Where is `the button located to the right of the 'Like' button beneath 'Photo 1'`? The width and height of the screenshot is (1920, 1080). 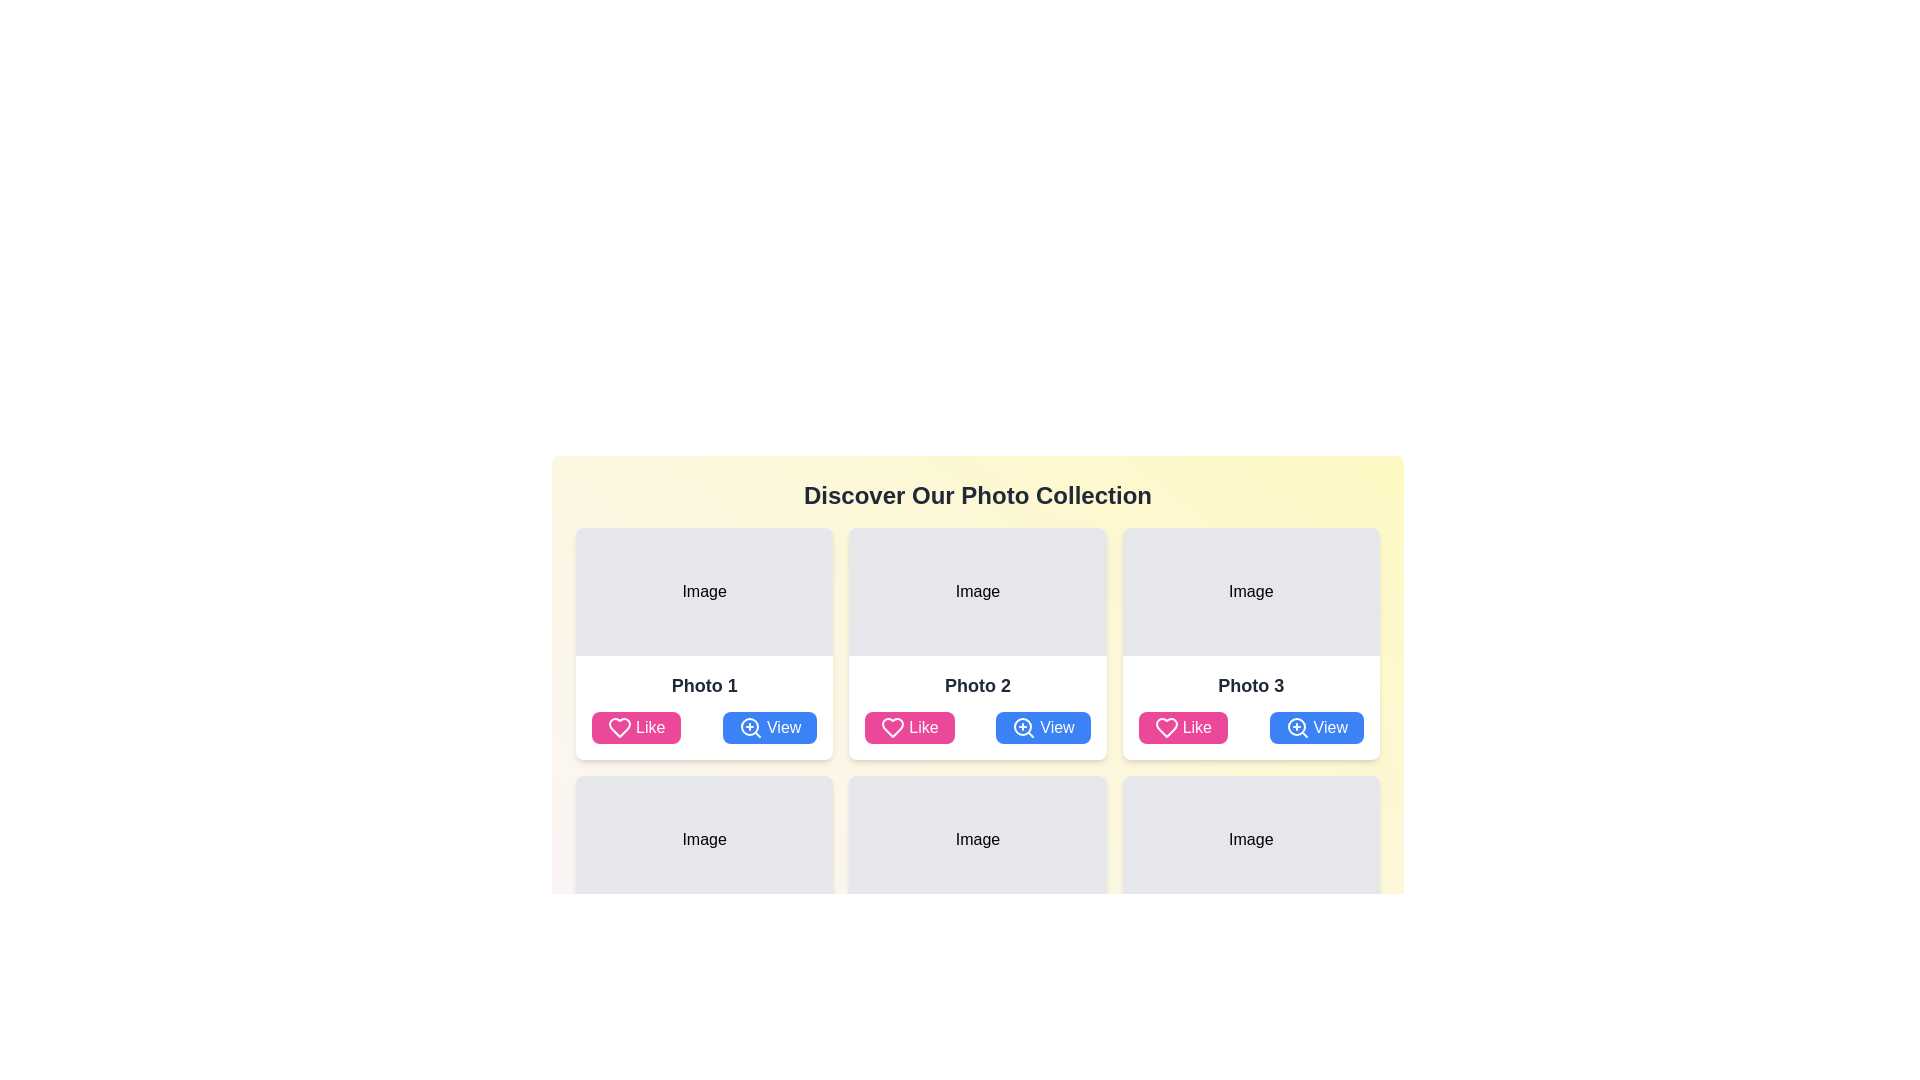
the button located to the right of the 'Like' button beneath 'Photo 1' is located at coordinates (769, 728).